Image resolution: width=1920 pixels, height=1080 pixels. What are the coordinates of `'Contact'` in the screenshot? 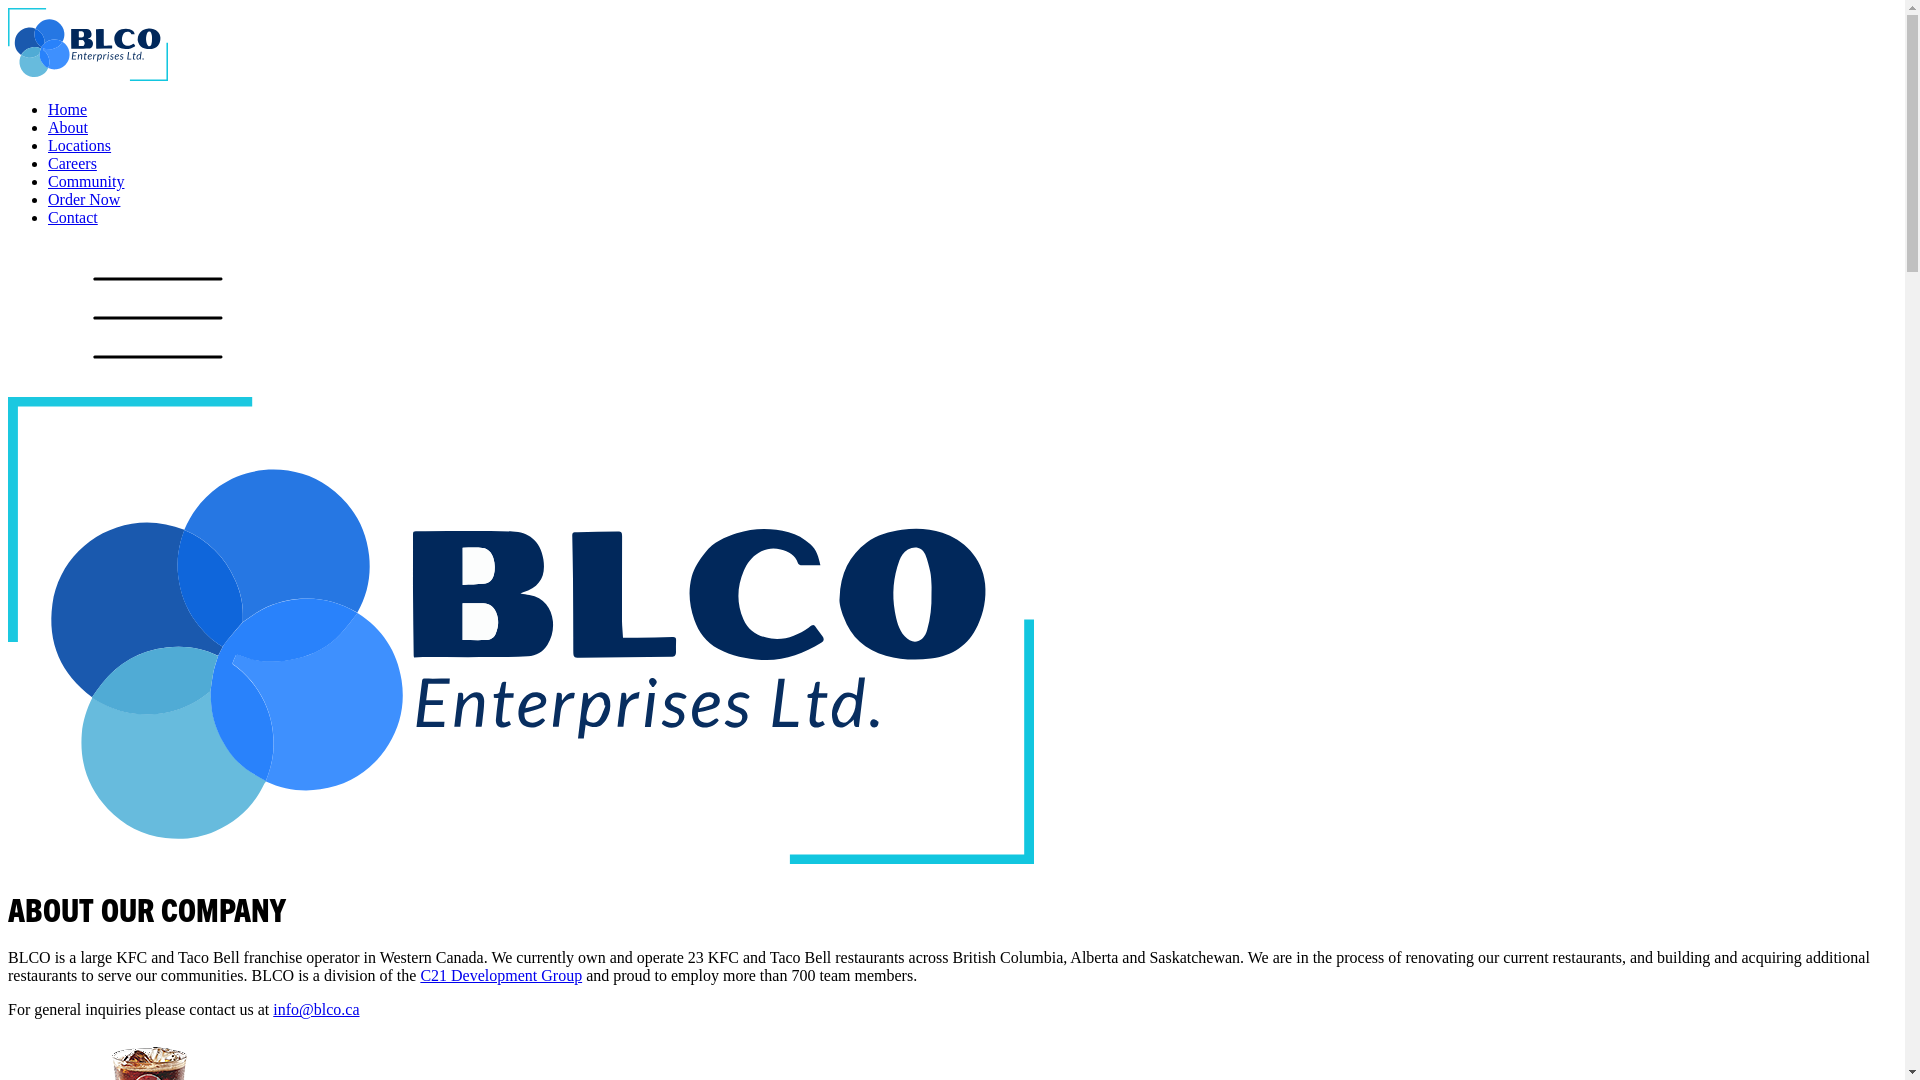 It's located at (72, 217).